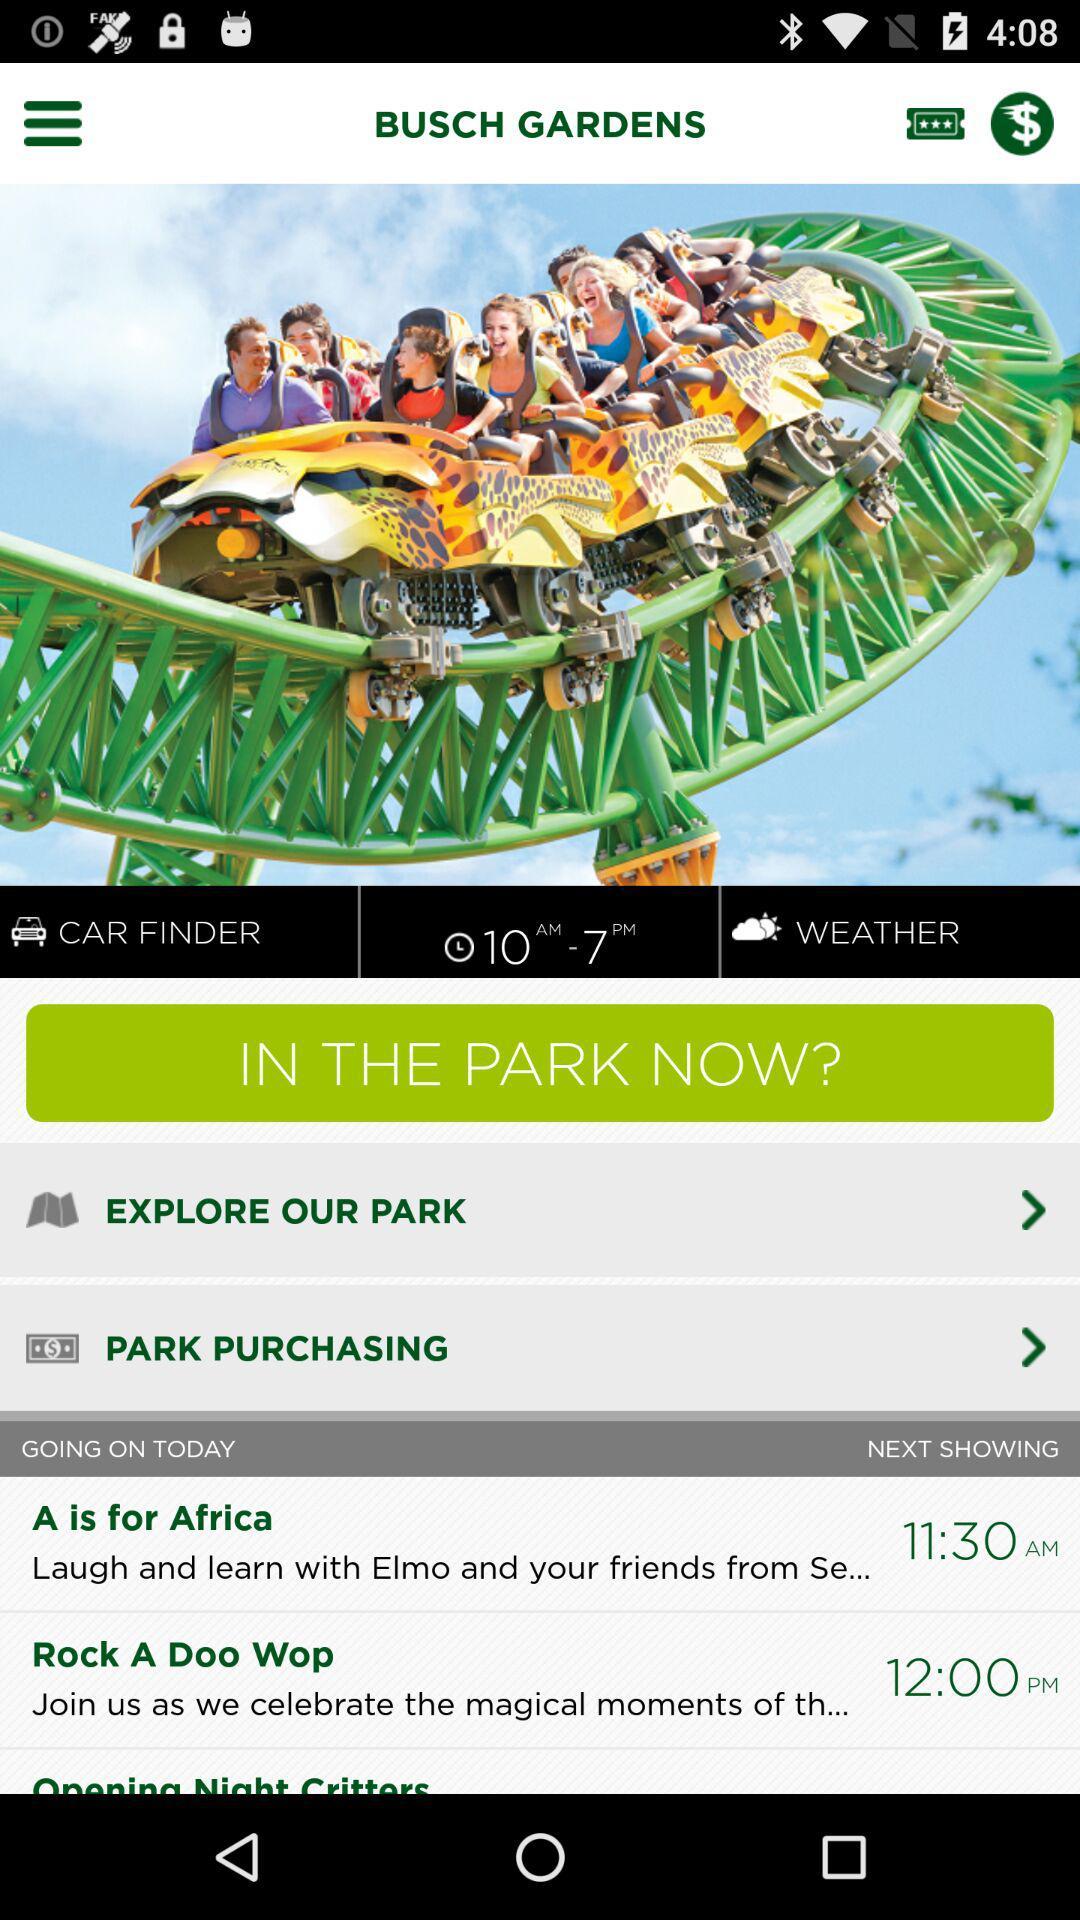  I want to click on the menu icon, so click(64, 131).